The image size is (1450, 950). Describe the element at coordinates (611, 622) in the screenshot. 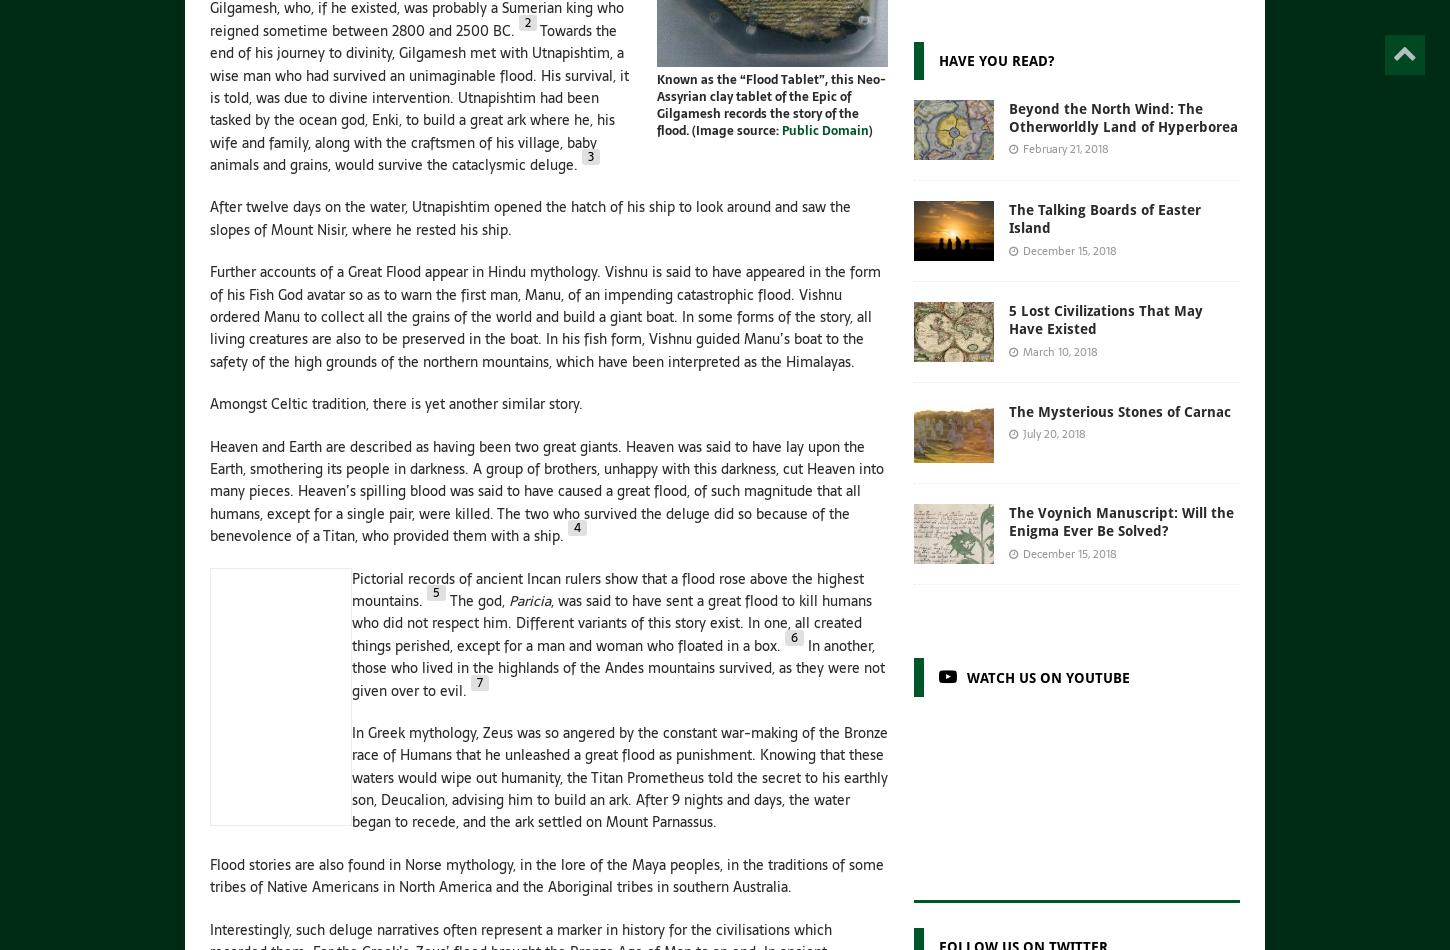

I see `', was said to have sent a great flood to kill humans who did not respect him. Different variants of this story exist. In one, all created things perished, except for a man and woman who floated in a box.'` at that location.